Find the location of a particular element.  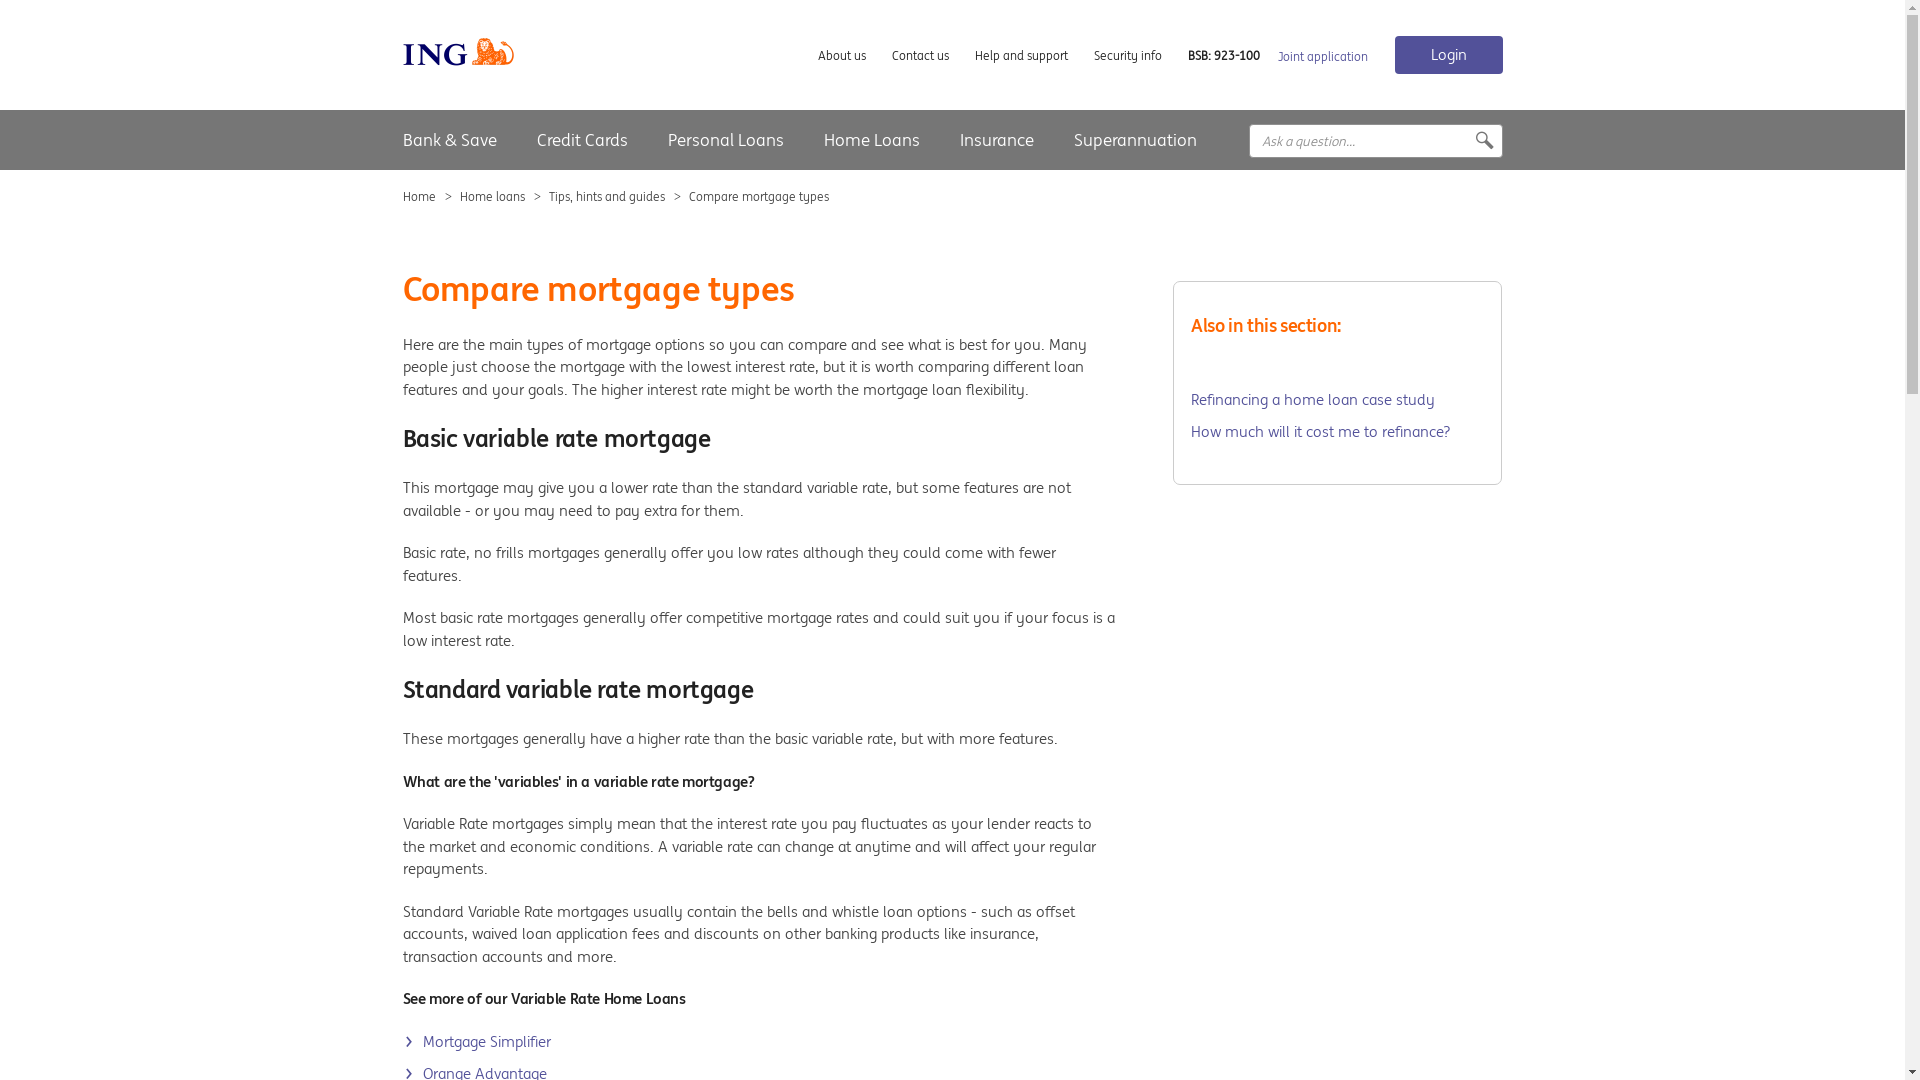

'Superannuation' is located at coordinates (1053, 138).